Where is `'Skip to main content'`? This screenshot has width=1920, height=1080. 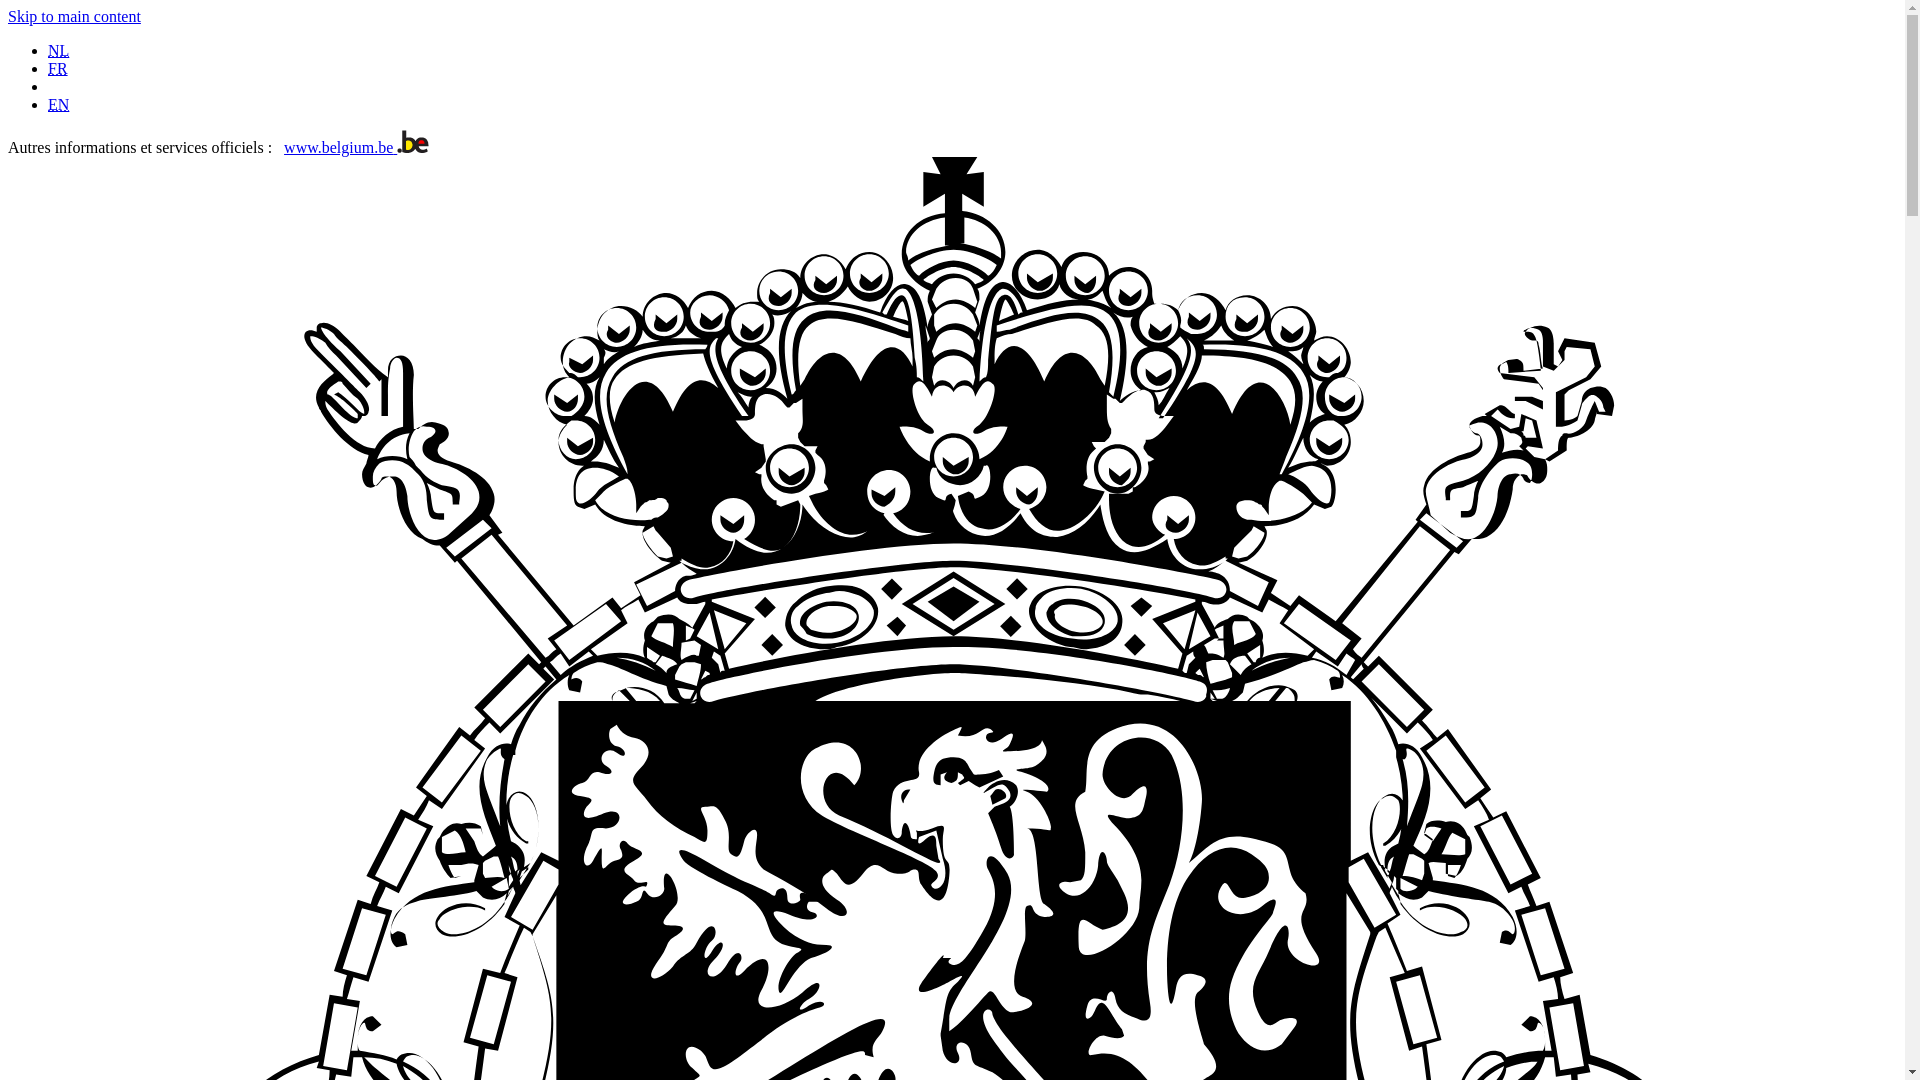 'Skip to main content' is located at coordinates (74, 16).